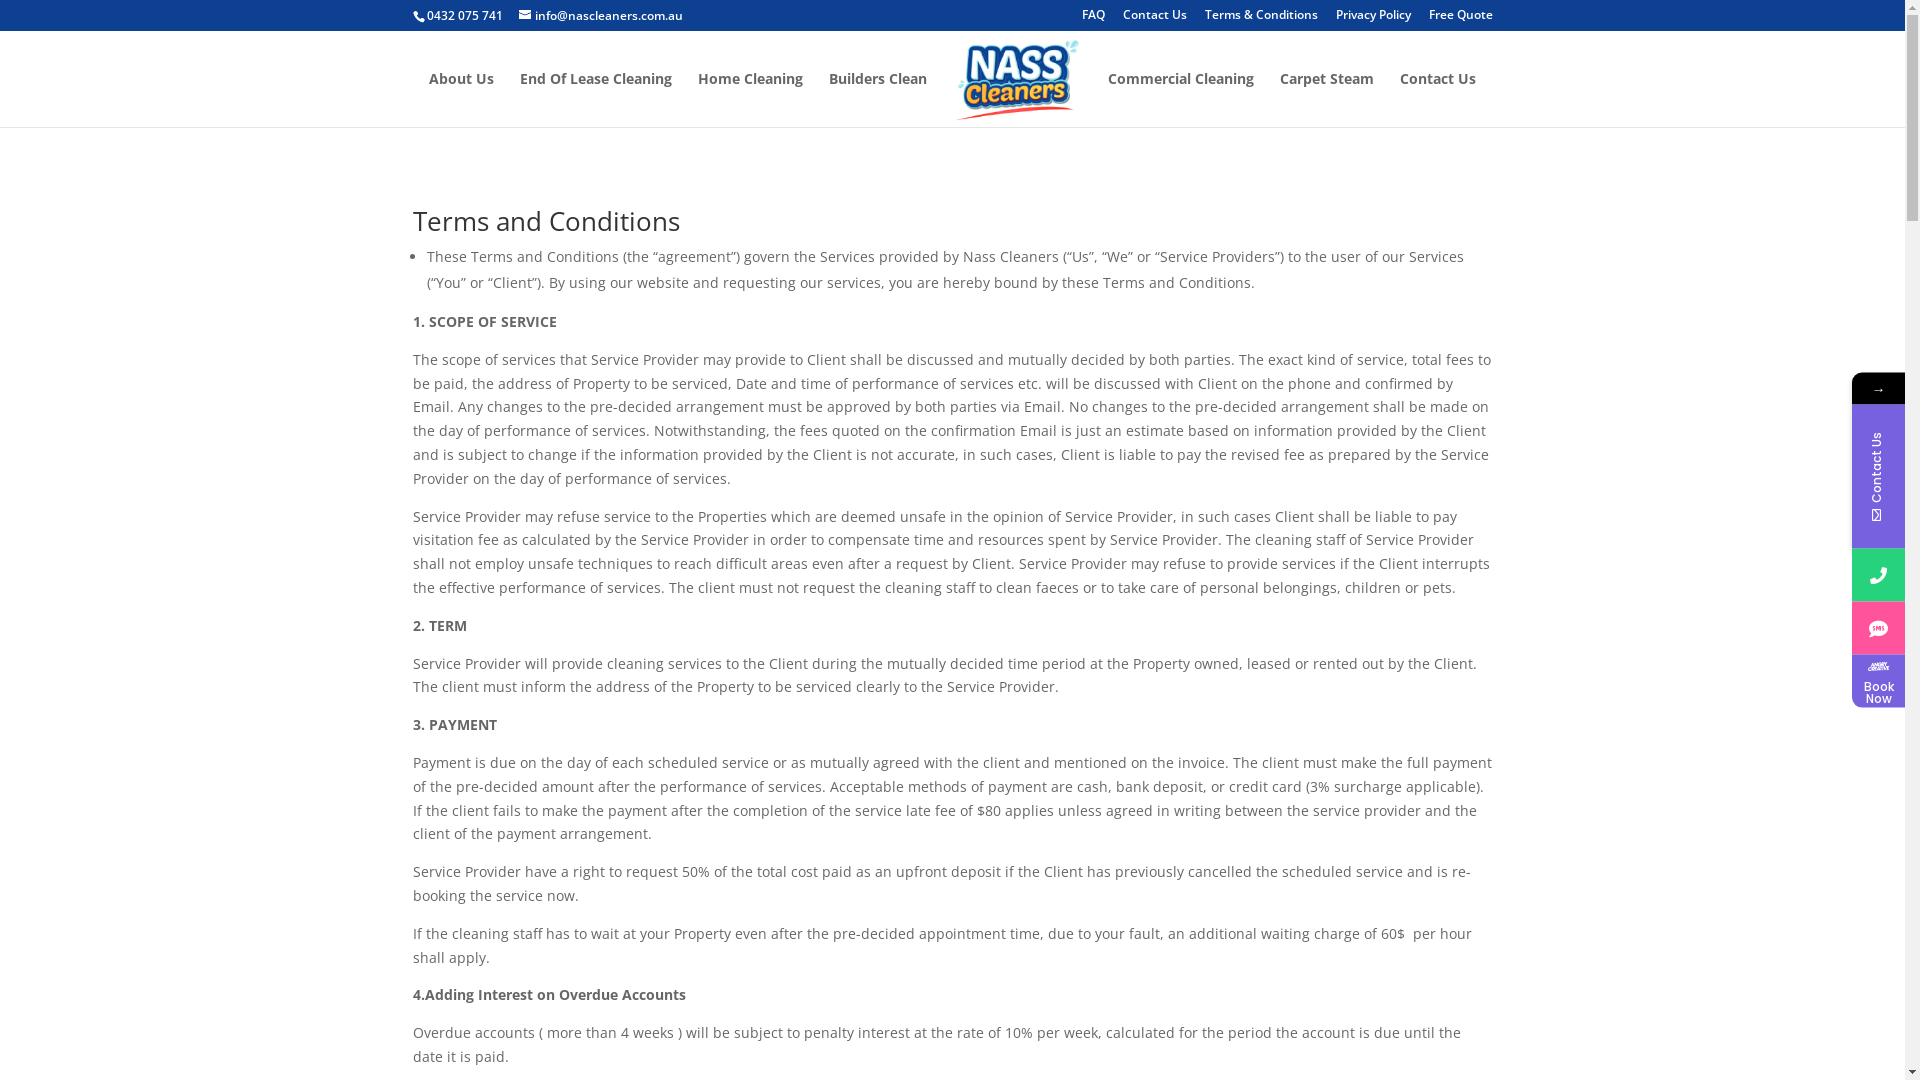  What do you see at coordinates (1092, 19) in the screenshot?
I see `'FAQ'` at bounding box center [1092, 19].